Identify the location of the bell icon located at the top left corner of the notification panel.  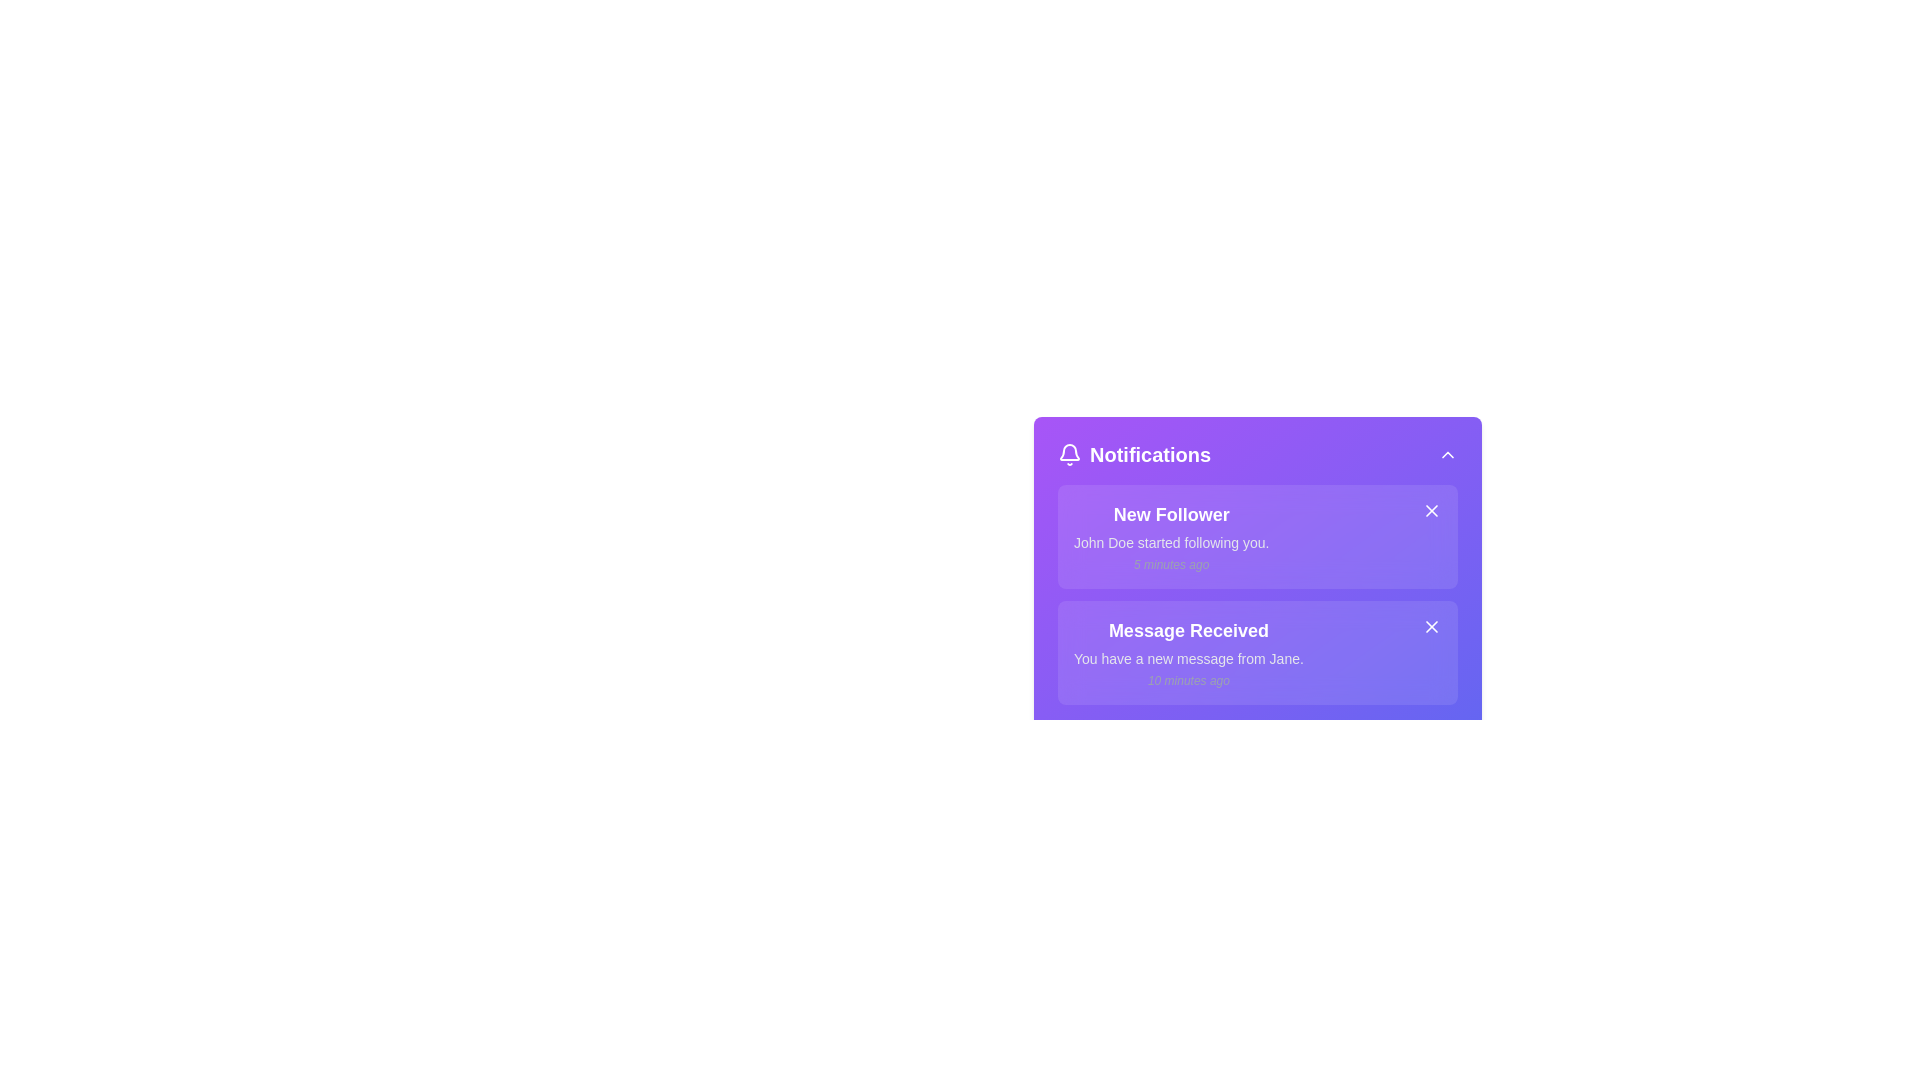
(1069, 452).